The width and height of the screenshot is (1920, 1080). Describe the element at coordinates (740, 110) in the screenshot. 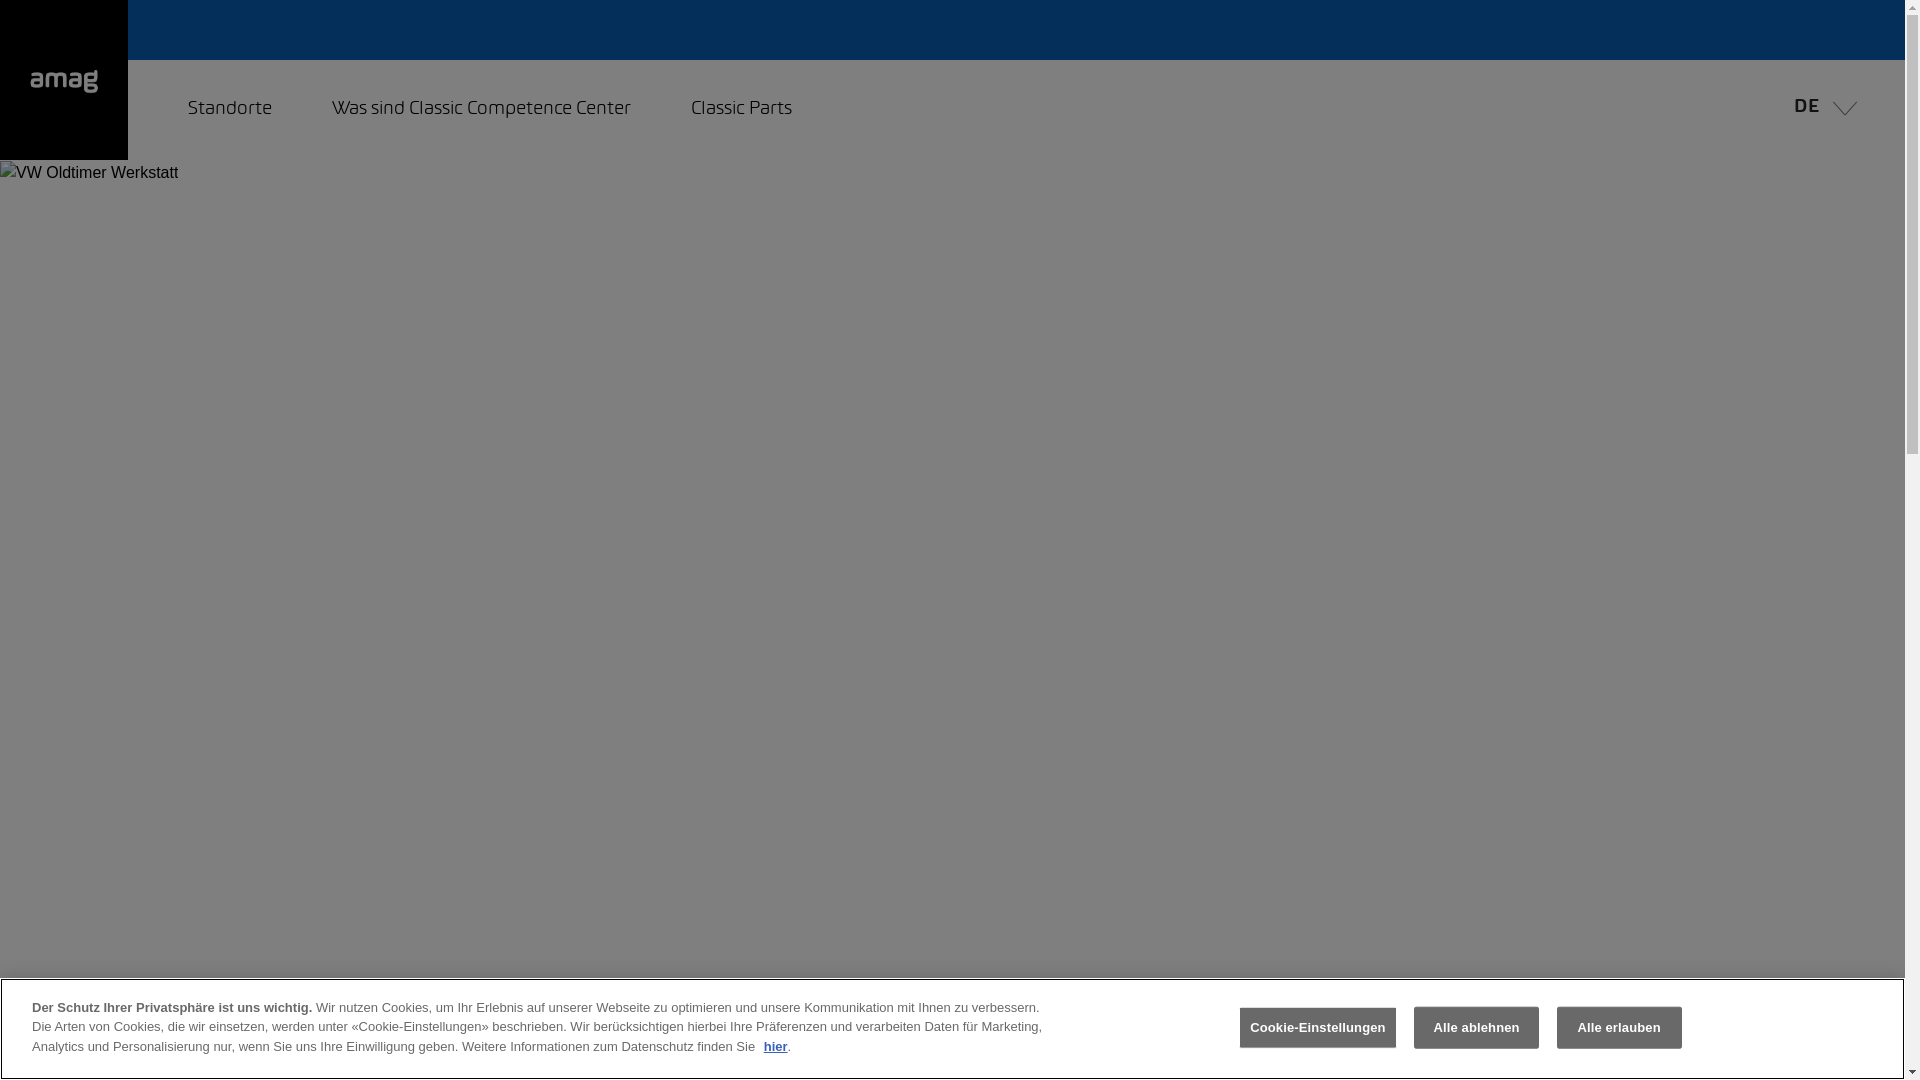

I see `'Classic Parts'` at that location.